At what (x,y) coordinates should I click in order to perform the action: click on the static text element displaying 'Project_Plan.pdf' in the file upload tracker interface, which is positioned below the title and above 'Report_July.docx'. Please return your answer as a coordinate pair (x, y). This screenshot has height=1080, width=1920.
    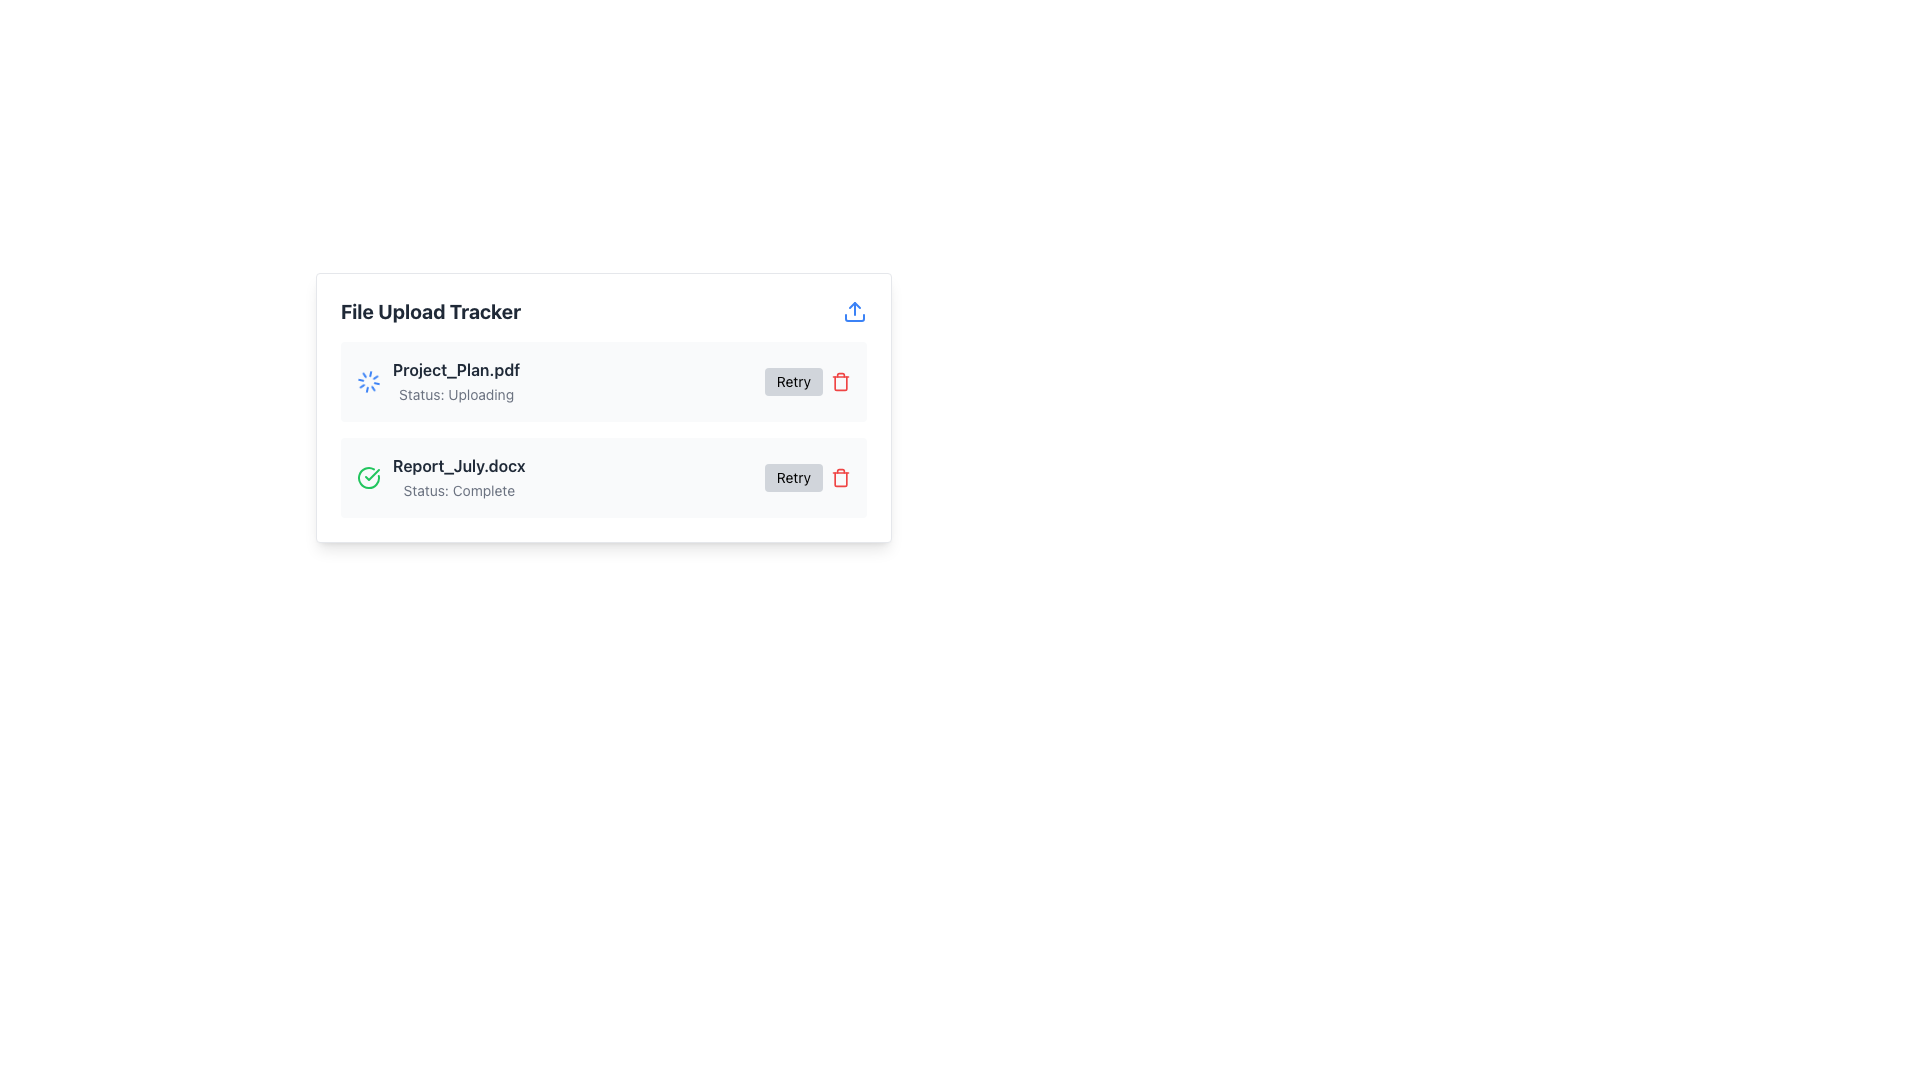
    Looking at the image, I should click on (455, 370).